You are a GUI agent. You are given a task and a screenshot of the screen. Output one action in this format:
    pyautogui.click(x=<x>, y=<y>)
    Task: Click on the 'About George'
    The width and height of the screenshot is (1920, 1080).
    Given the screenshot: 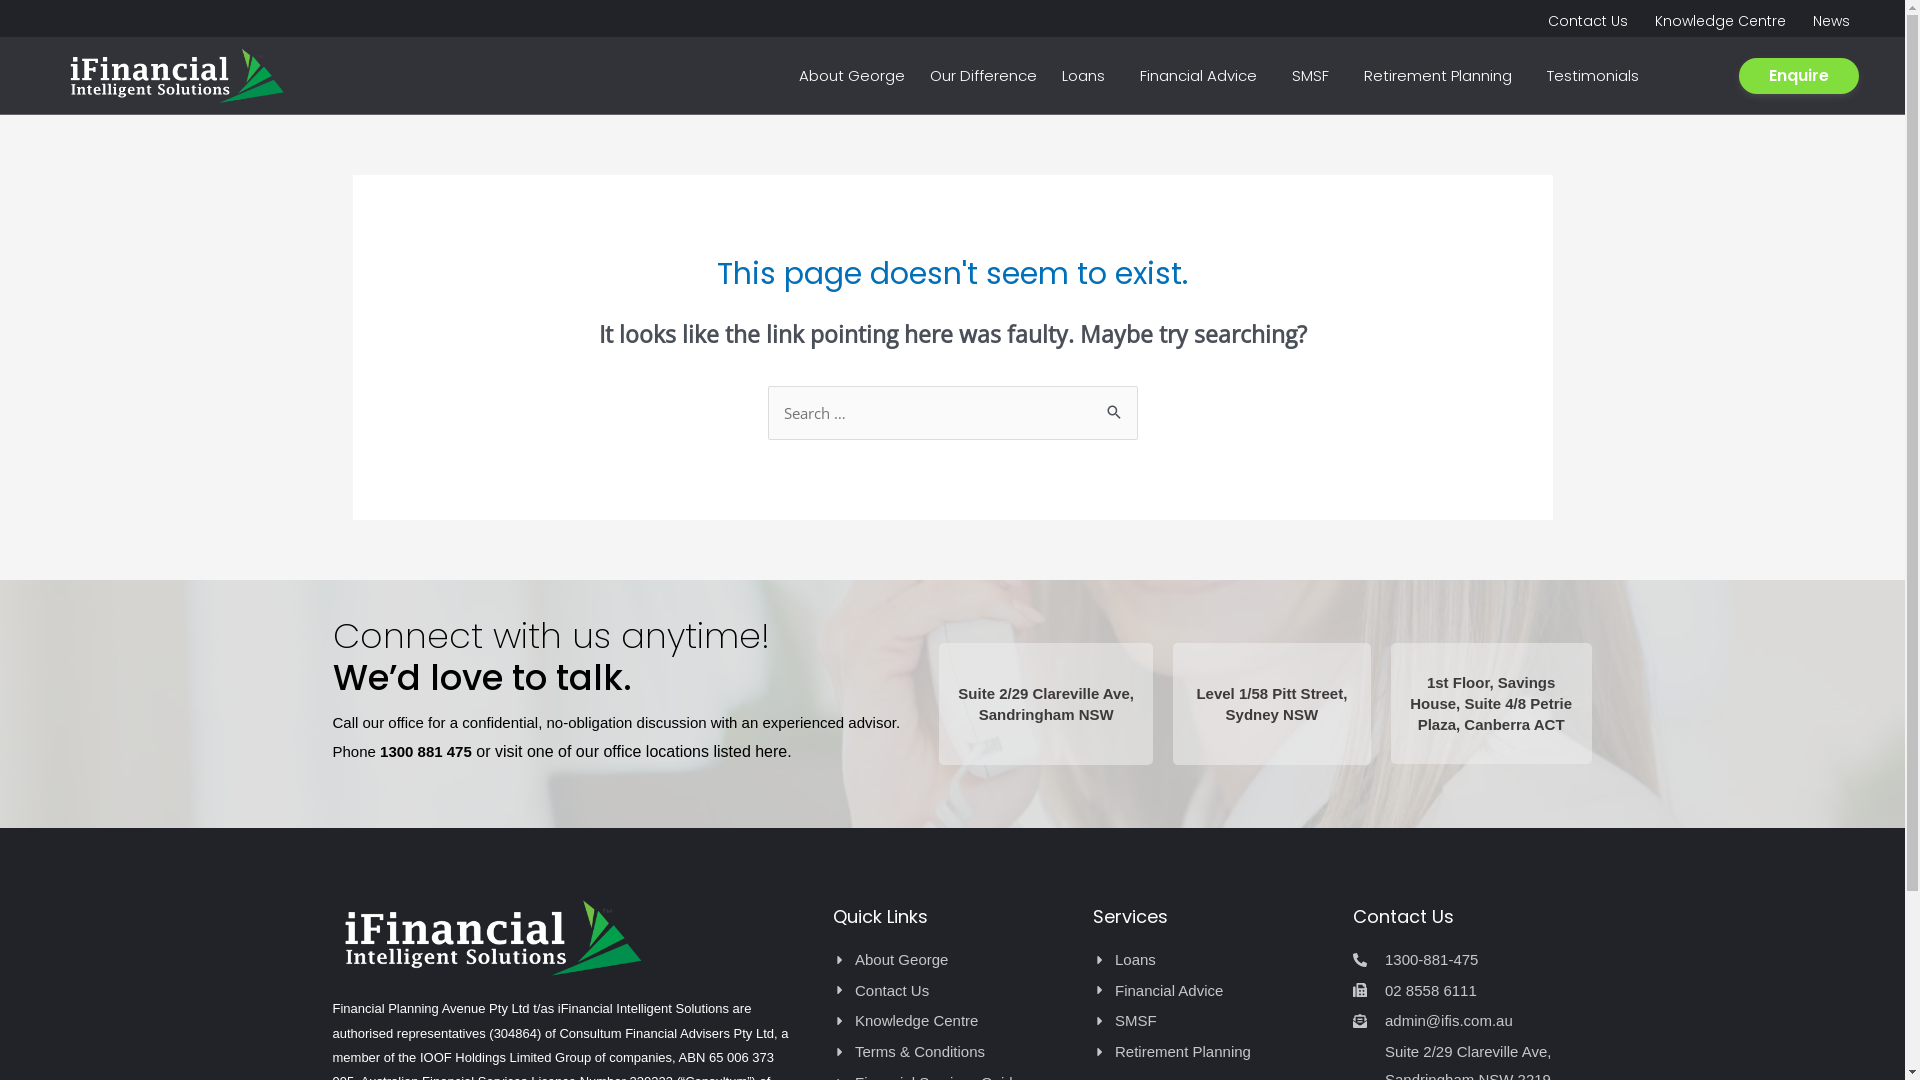 What is the action you would take?
    pyautogui.click(x=950, y=959)
    